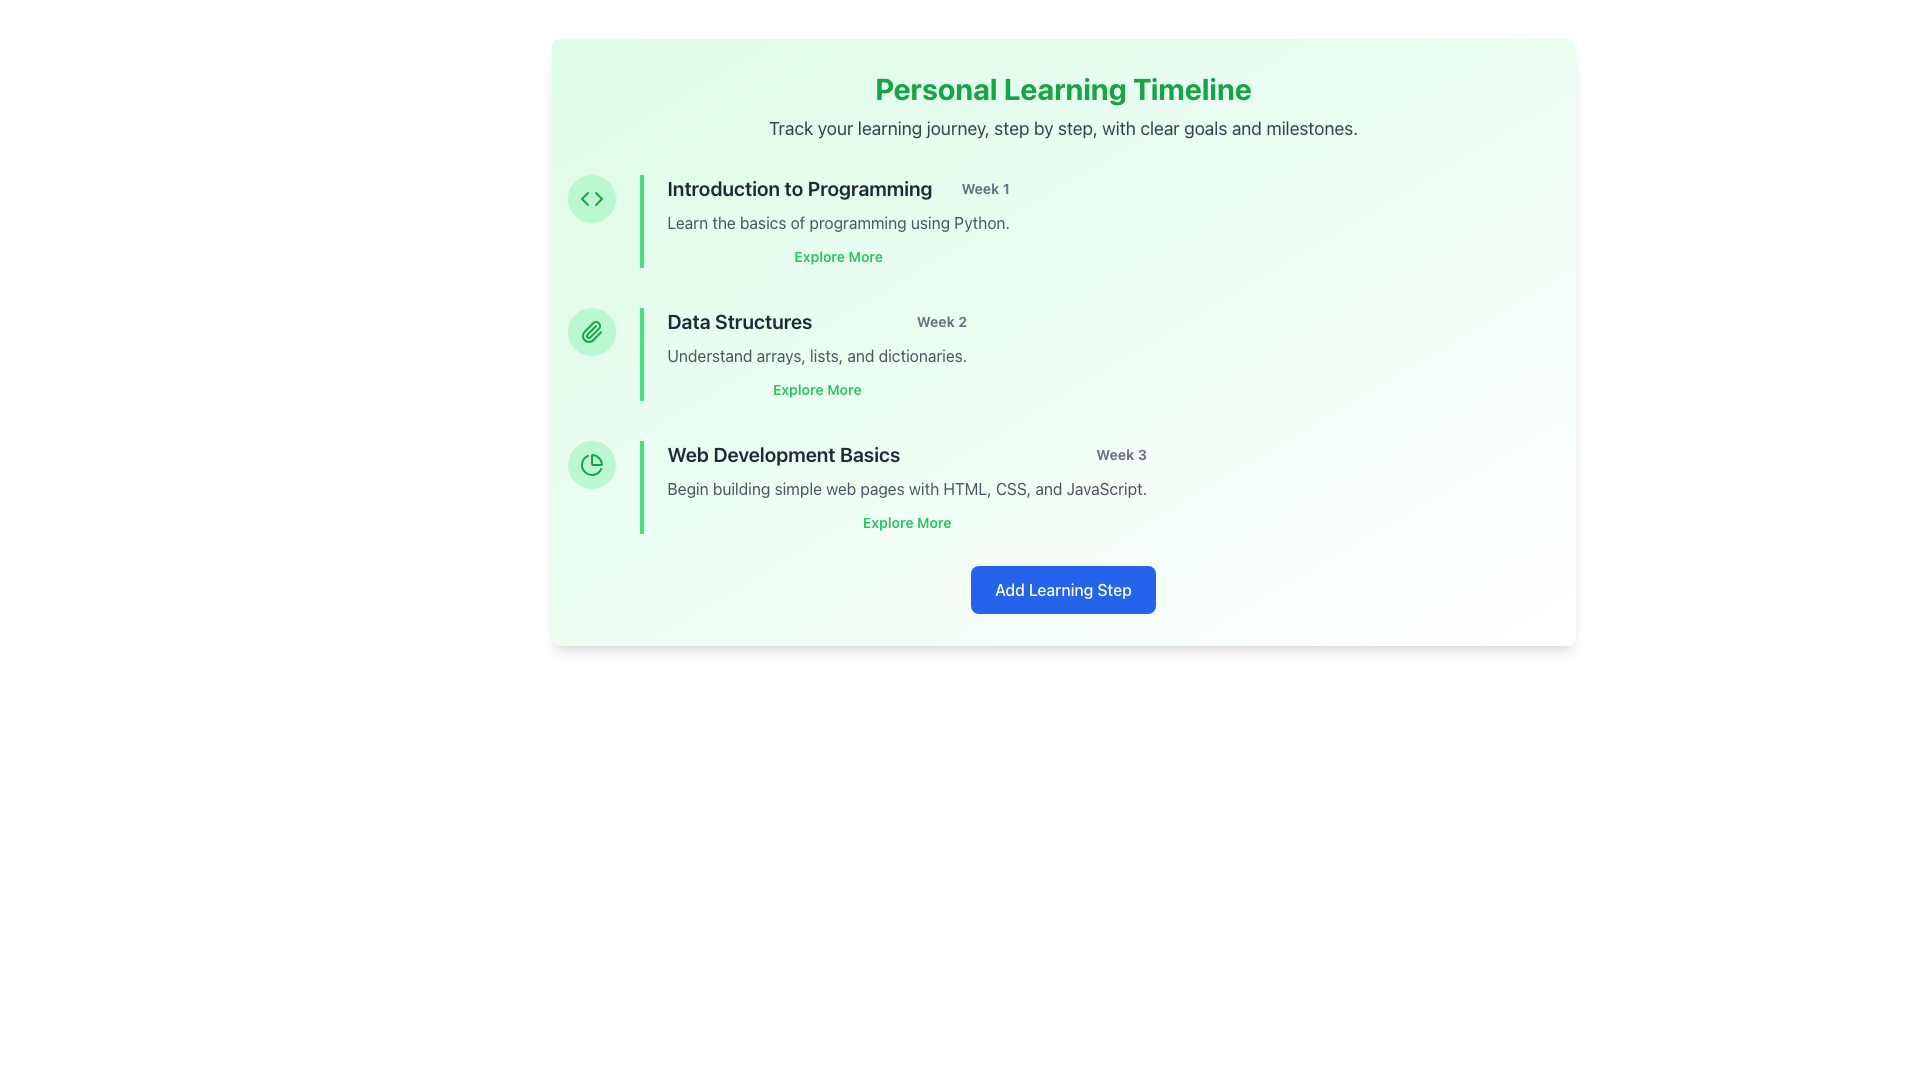  What do you see at coordinates (906, 522) in the screenshot?
I see `the hyperlink styled with a left green border that leads to 'Web Development Basics'` at bounding box center [906, 522].